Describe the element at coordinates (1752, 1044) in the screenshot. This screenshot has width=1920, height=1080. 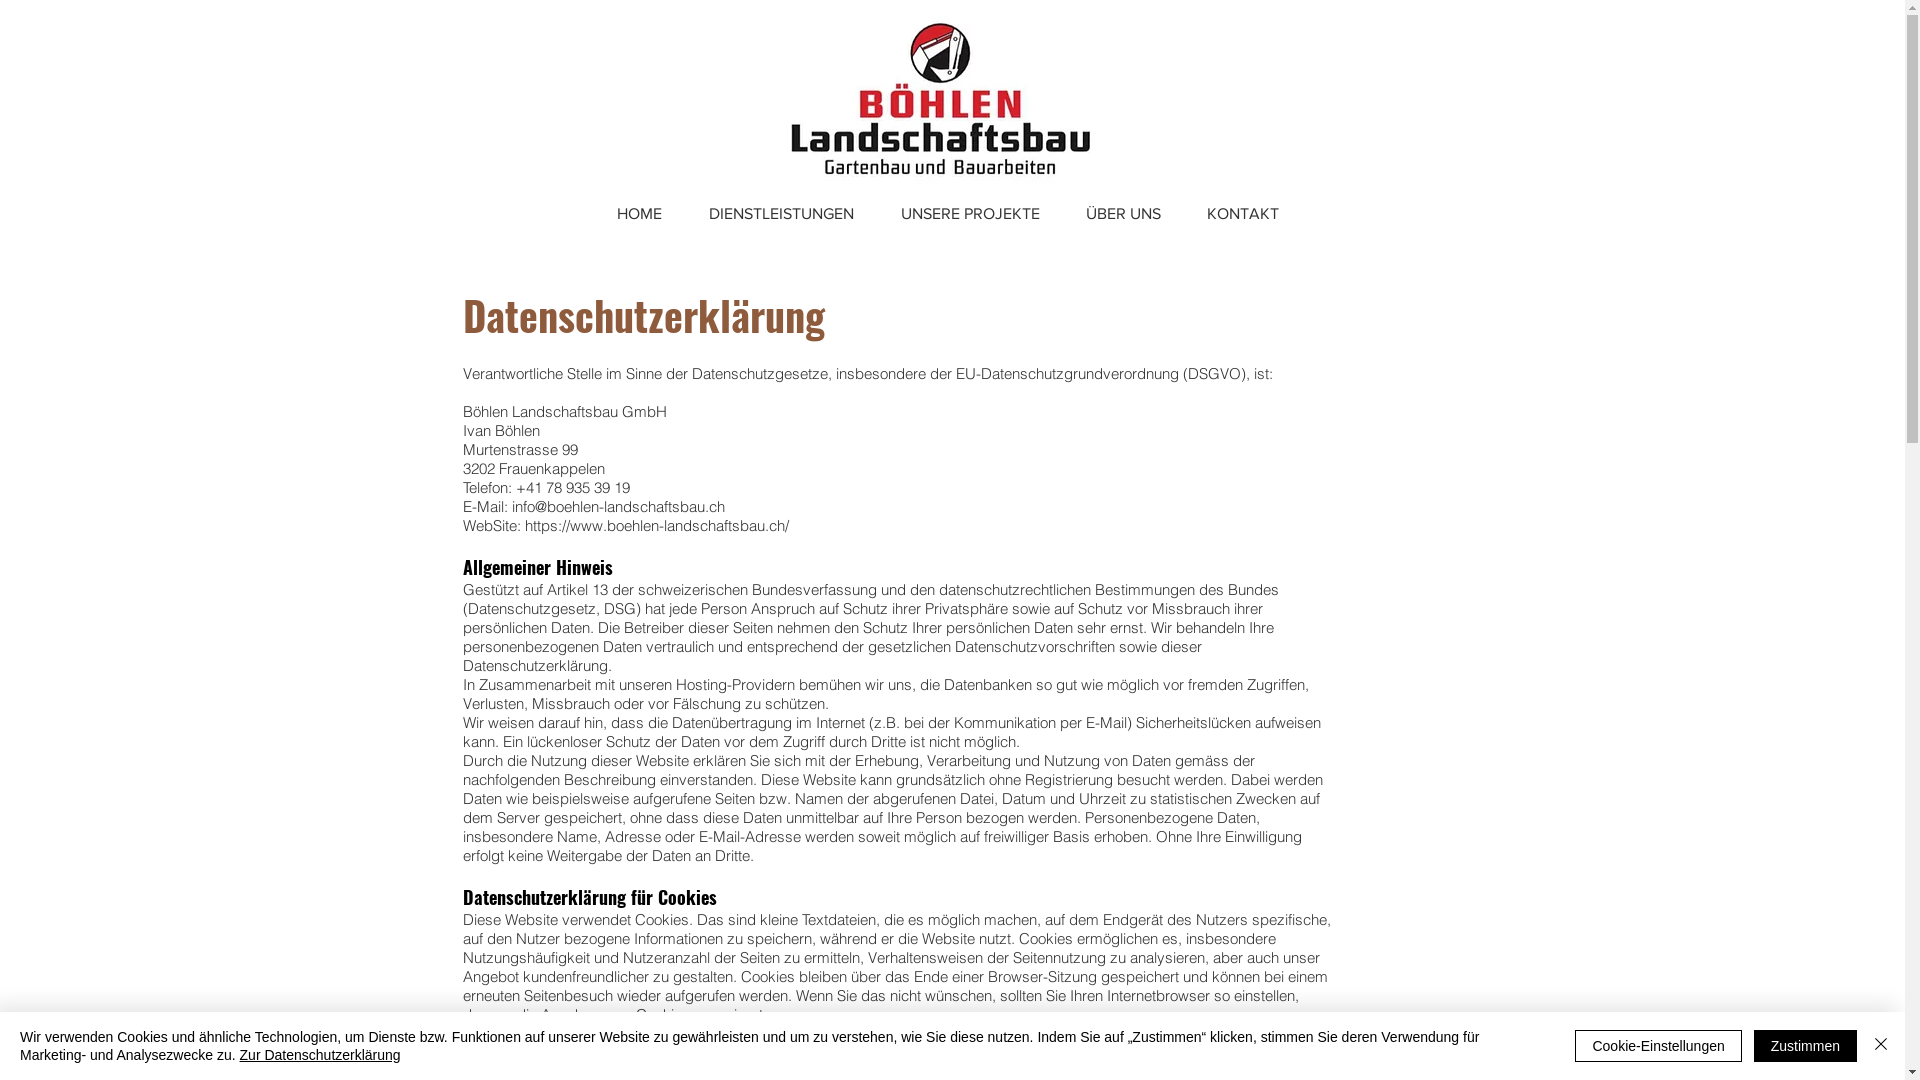
I see `'Zustimmen'` at that location.